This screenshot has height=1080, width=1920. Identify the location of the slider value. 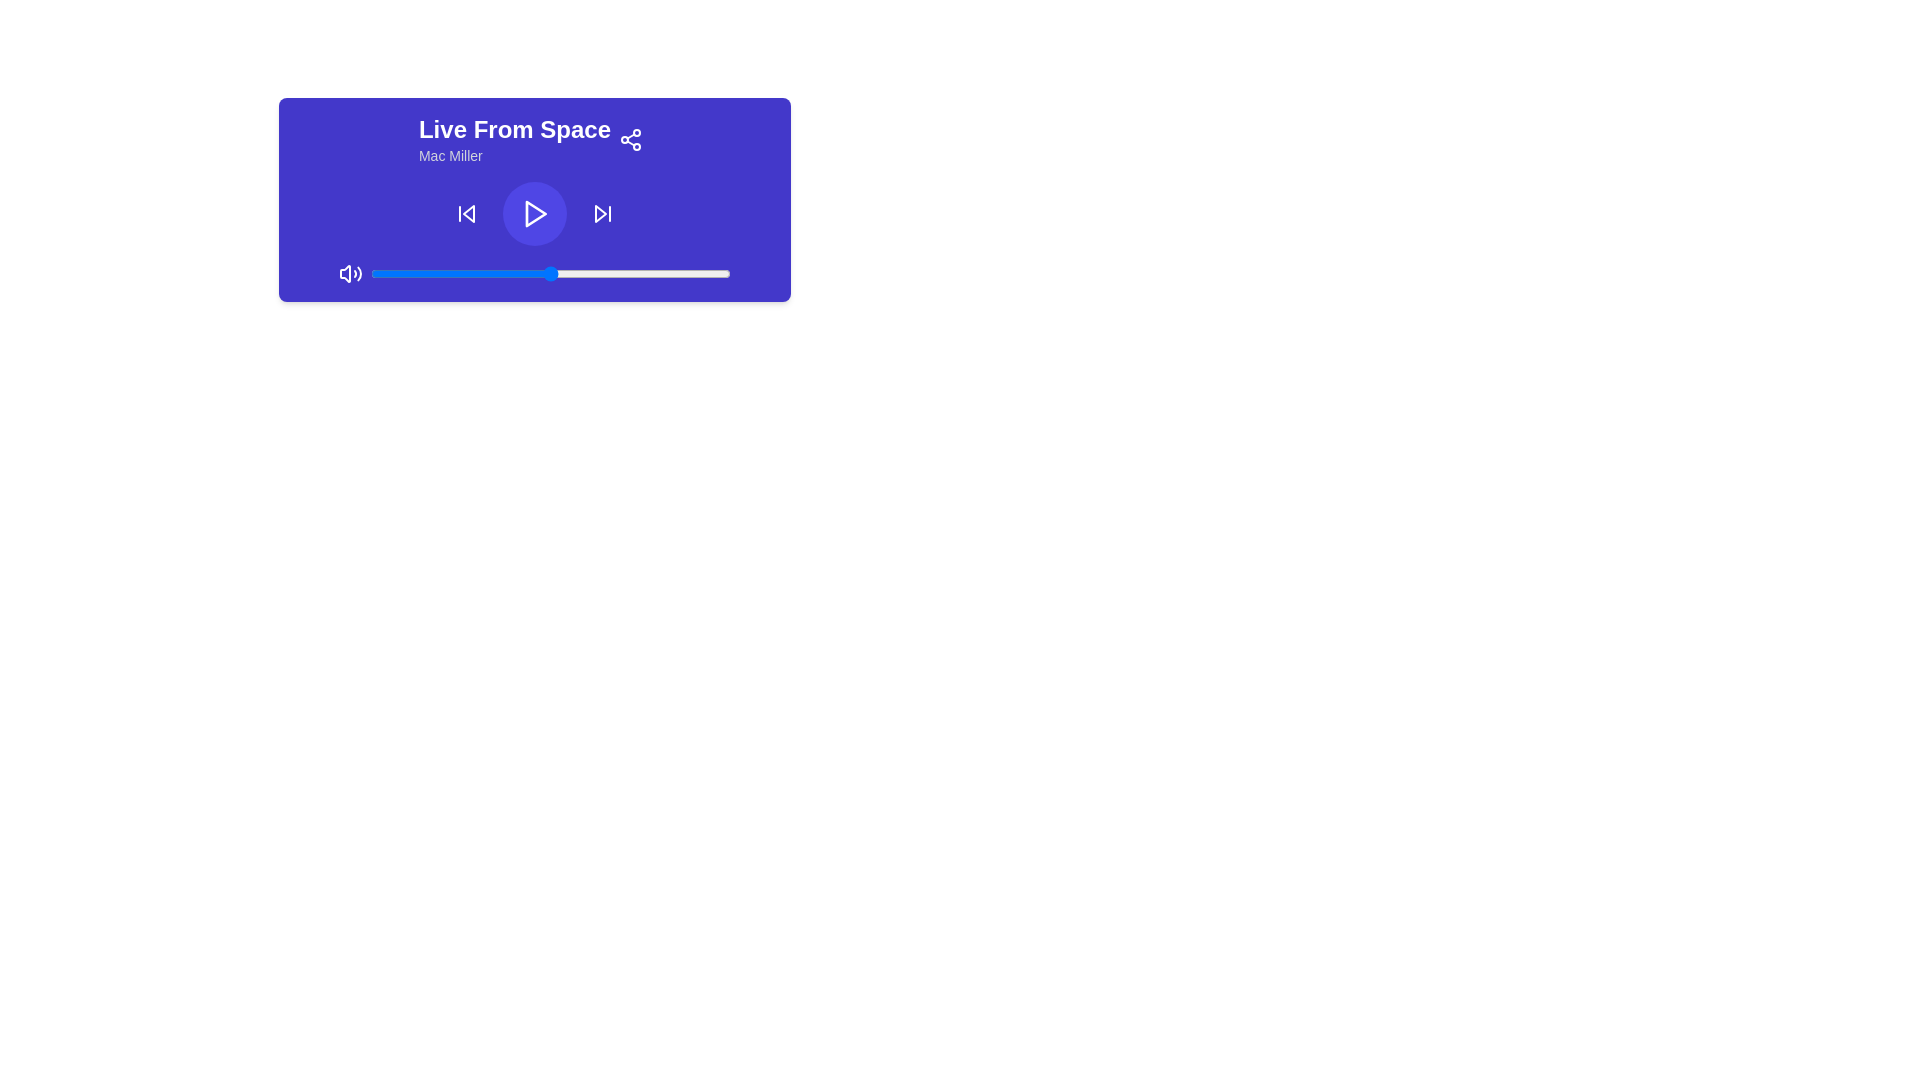
(651, 273).